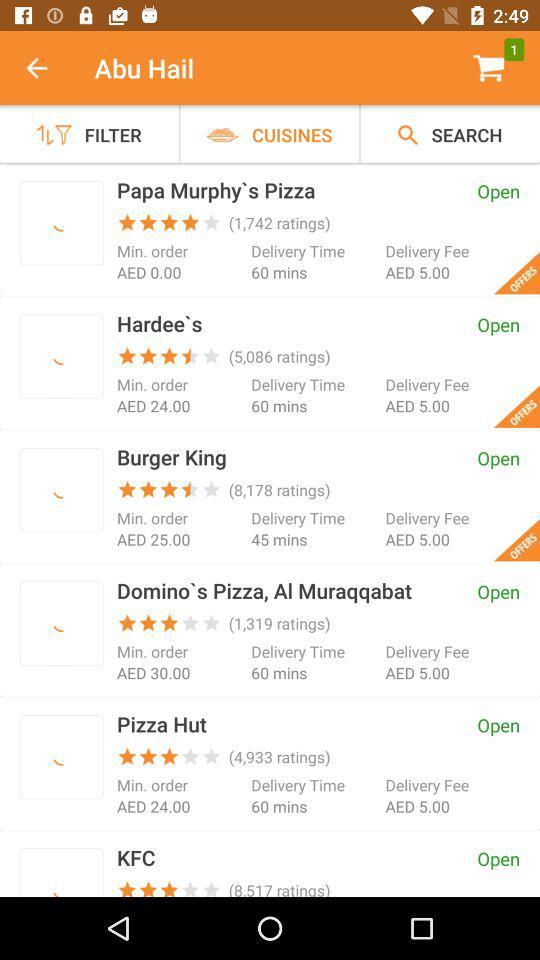 The width and height of the screenshot is (540, 960). What do you see at coordinates (61, 875) in the screenshot?
I see `order from kfc` at bounding box center [61, 875].